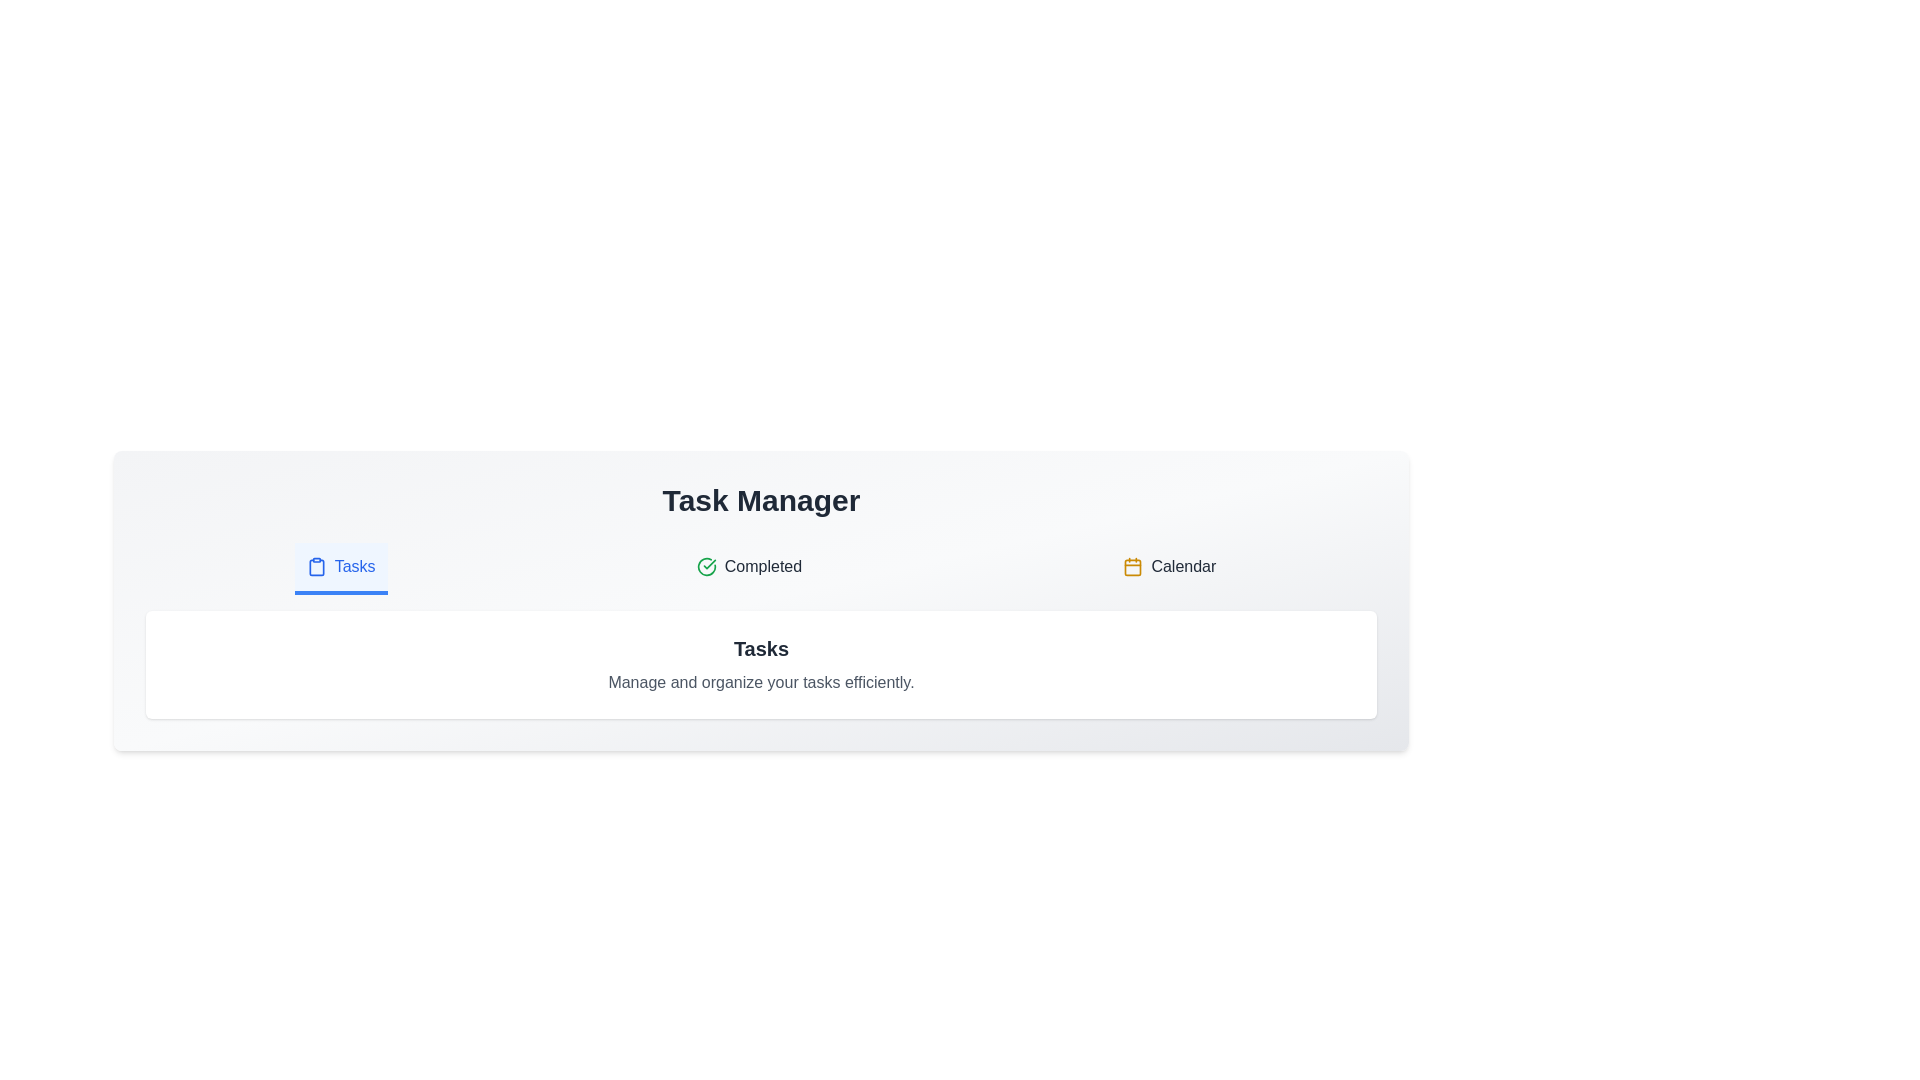 This screenshot has width=1920, height=1080. What do you see at coordinates (1133, 567) in the screenshot?
I see `the icon associated with the Calendar tab` at bounding box center [1133, 567].